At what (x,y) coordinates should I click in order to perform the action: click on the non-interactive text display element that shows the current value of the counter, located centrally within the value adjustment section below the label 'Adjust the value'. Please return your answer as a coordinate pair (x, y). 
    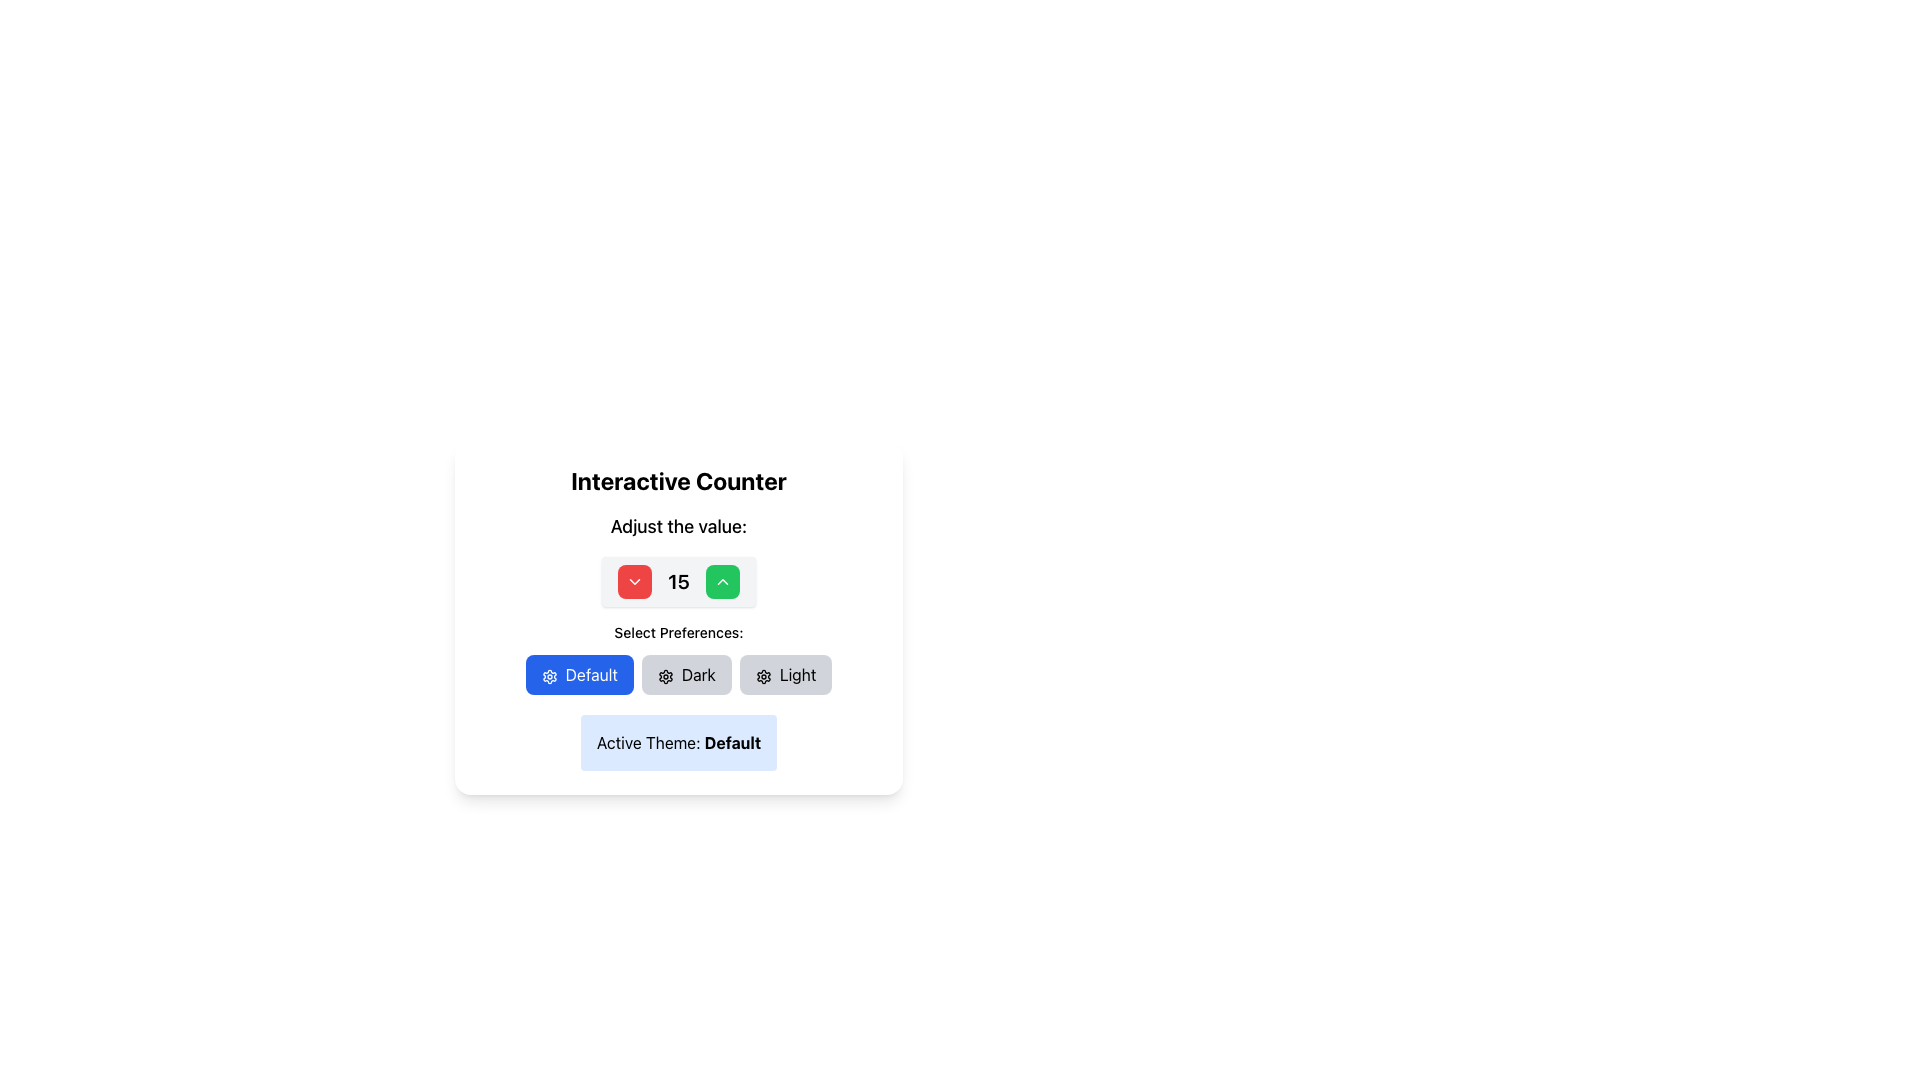
    Looking at the image, I should click on (678, 582).